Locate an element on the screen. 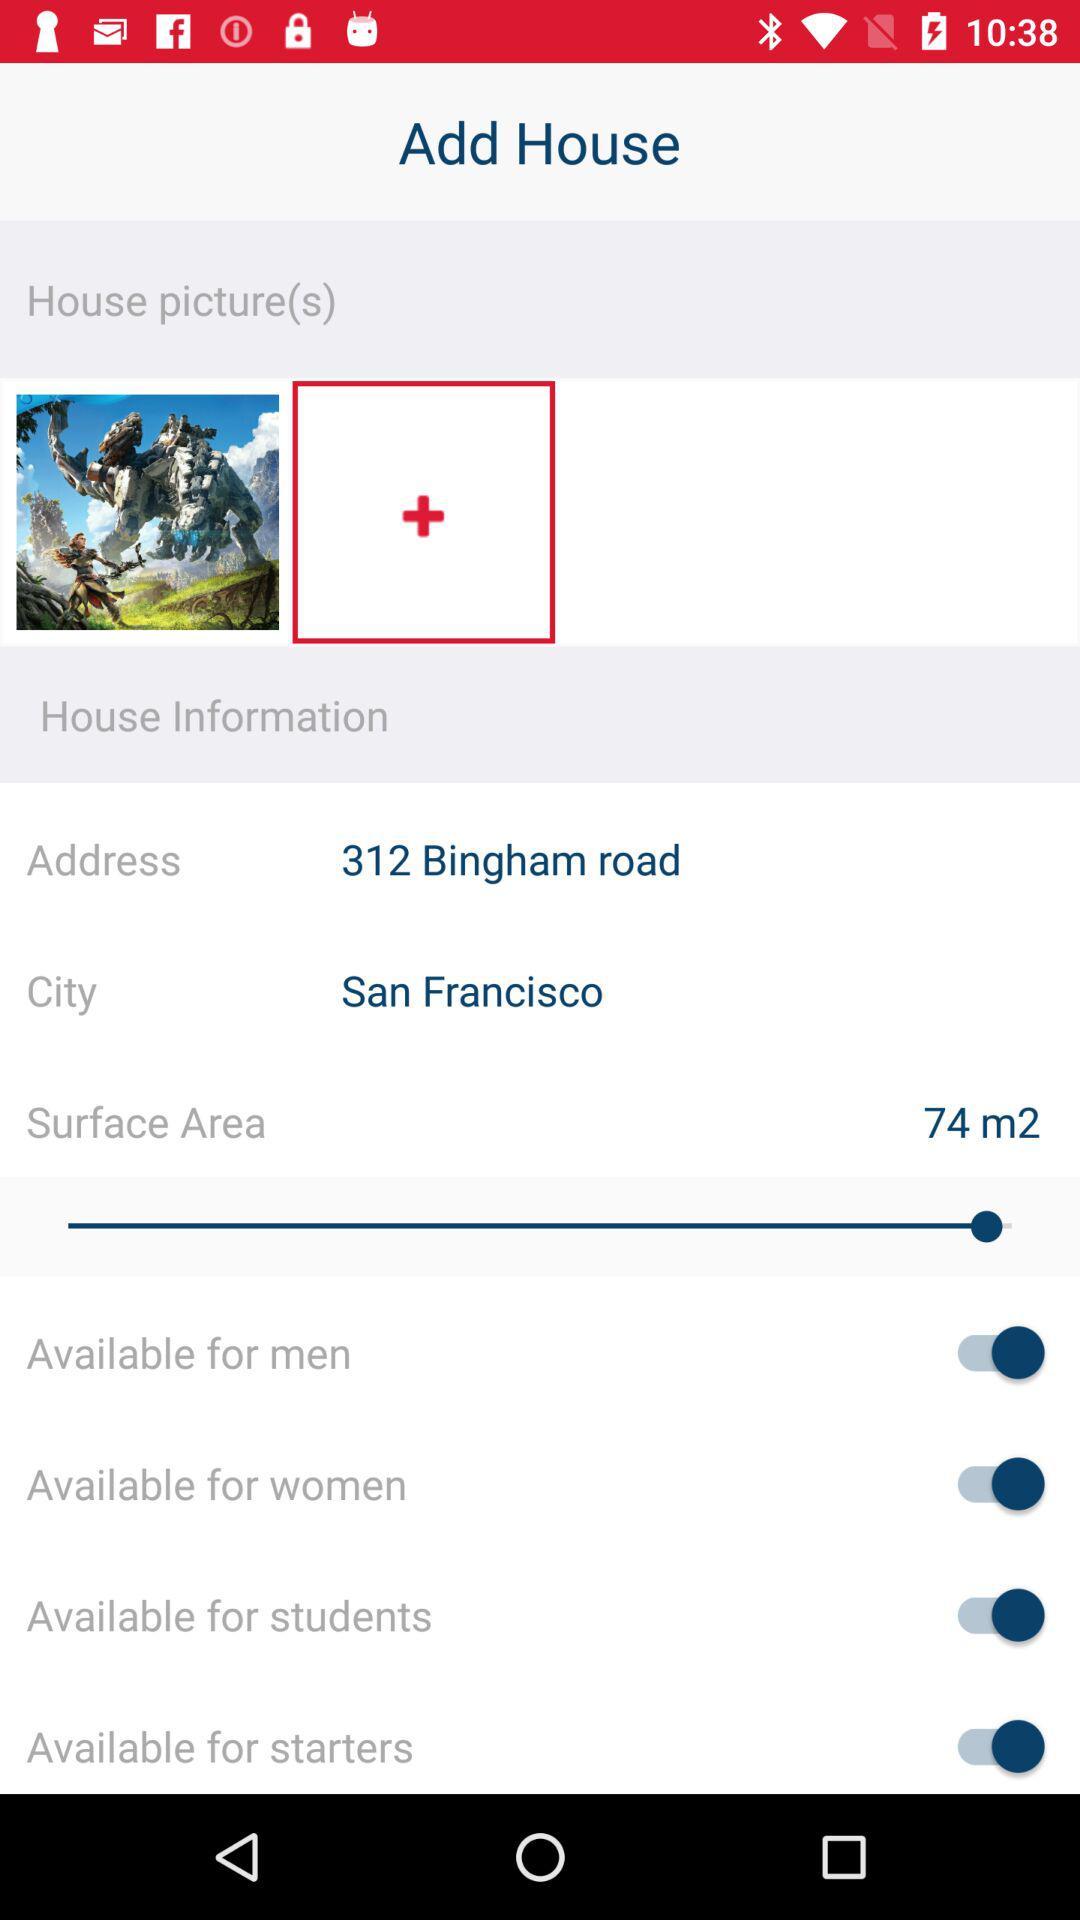 This screenshot has width=1080, height=1920. the icon below the house picture(s) item is located at coordinates (422, 512).